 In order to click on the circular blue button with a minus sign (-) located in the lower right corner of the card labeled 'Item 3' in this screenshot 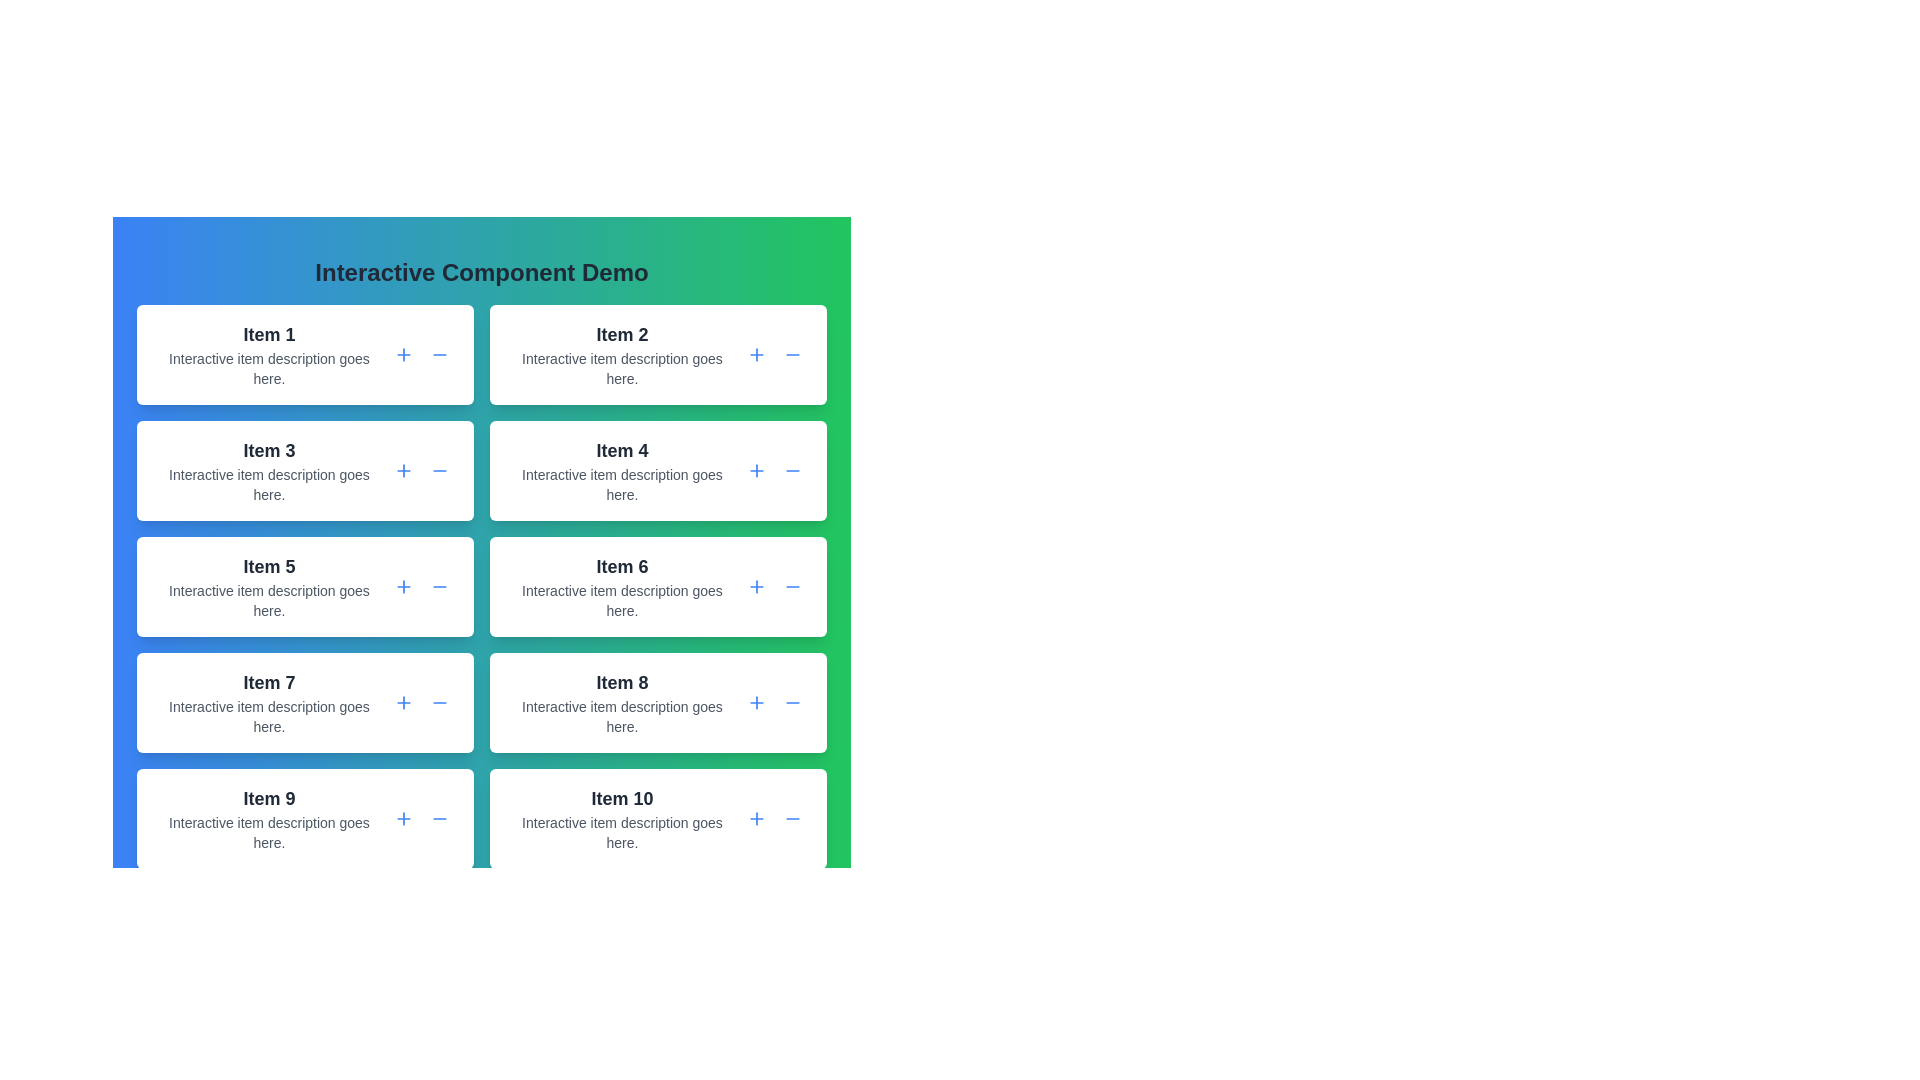, I will do `click(439, 470)`.